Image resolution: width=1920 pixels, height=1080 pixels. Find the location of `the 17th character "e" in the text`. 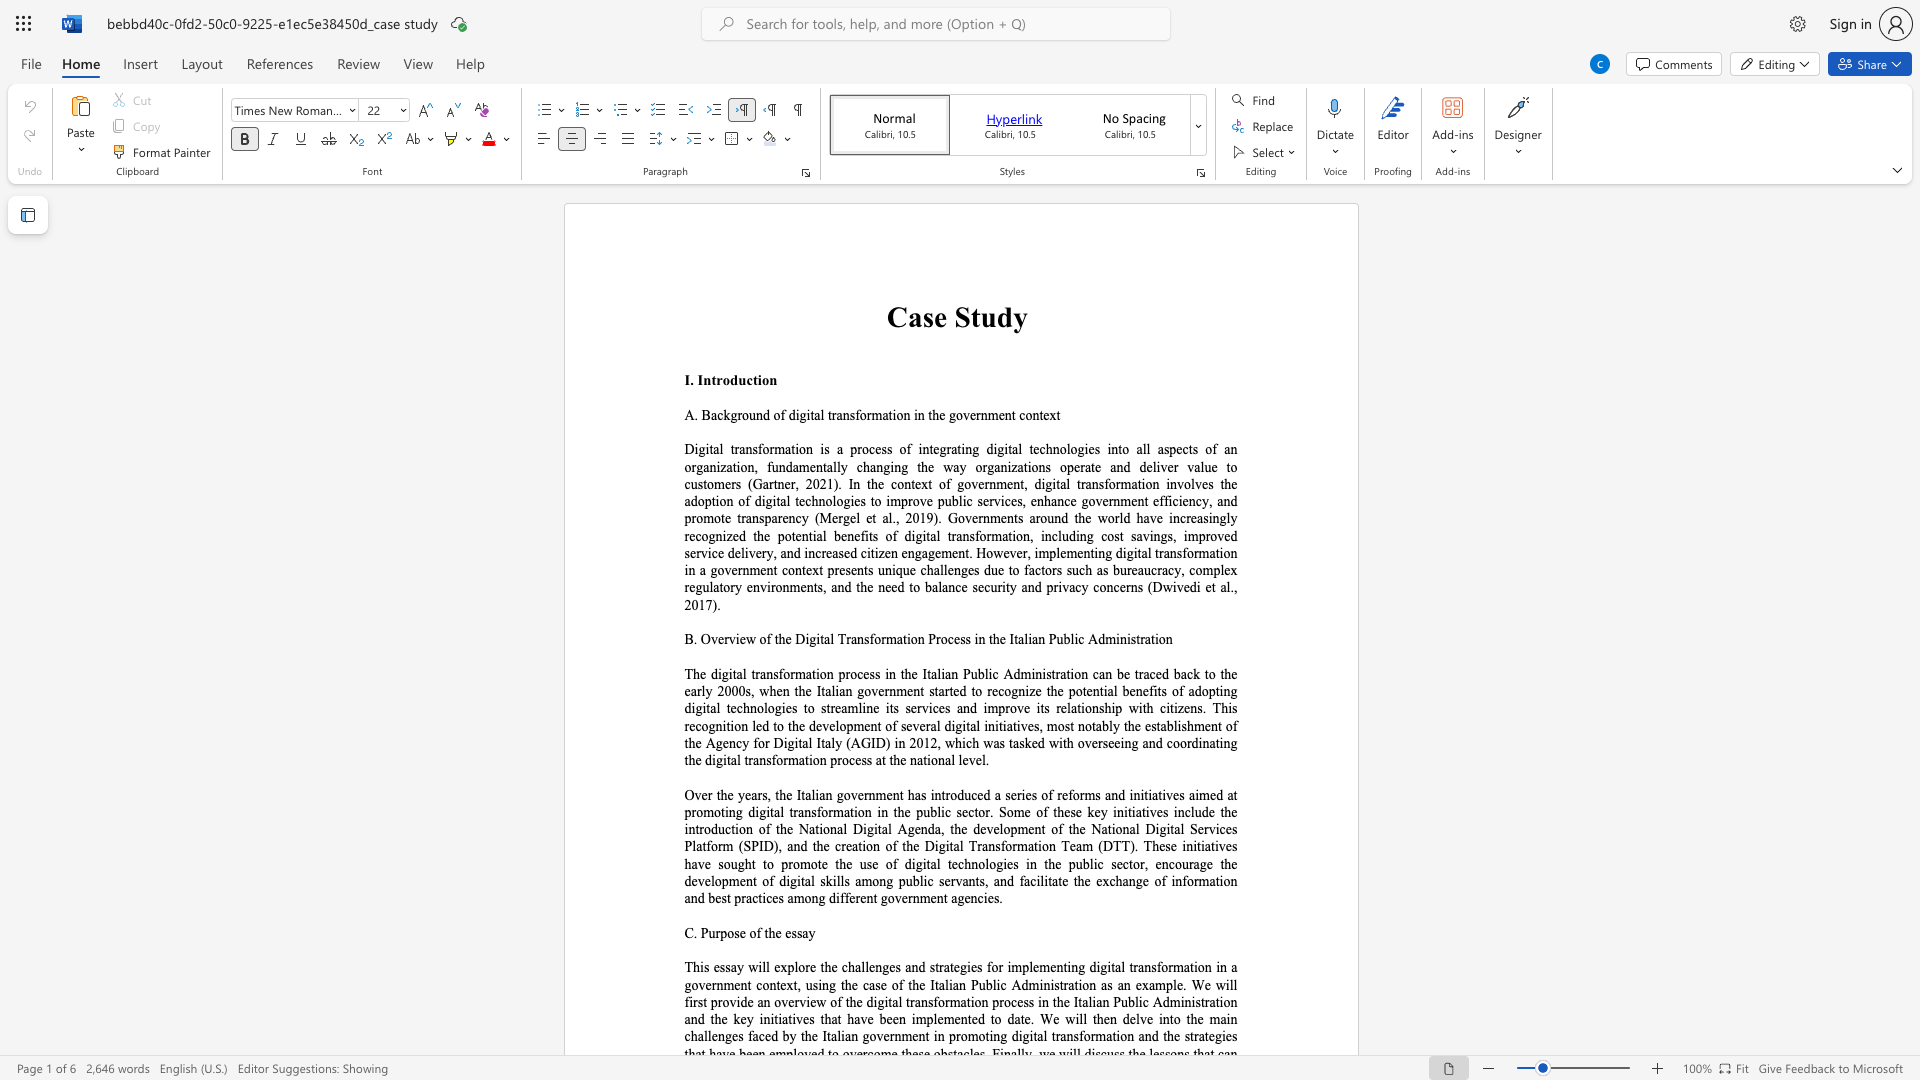

the 17th character "e" in the text is located at coordinates (981, 484).